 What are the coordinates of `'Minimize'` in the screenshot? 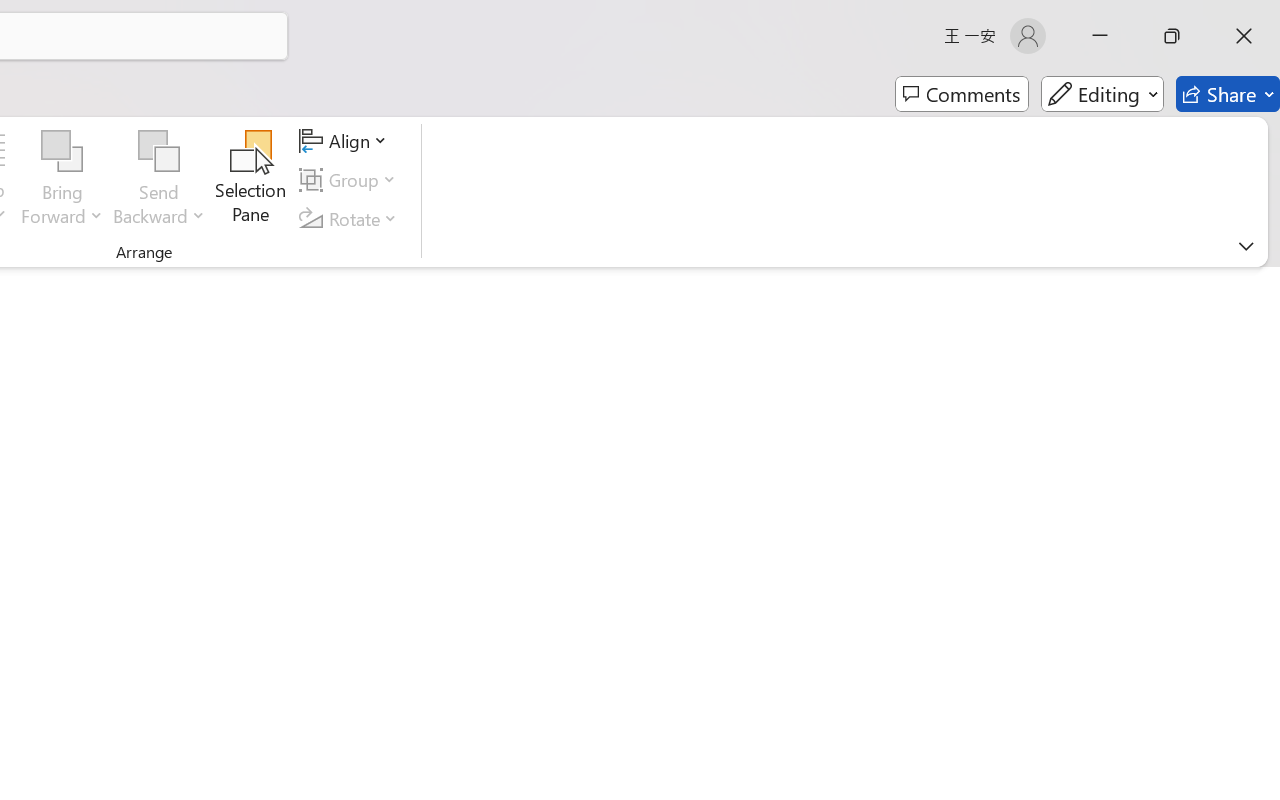 It's located at (1099, 35).